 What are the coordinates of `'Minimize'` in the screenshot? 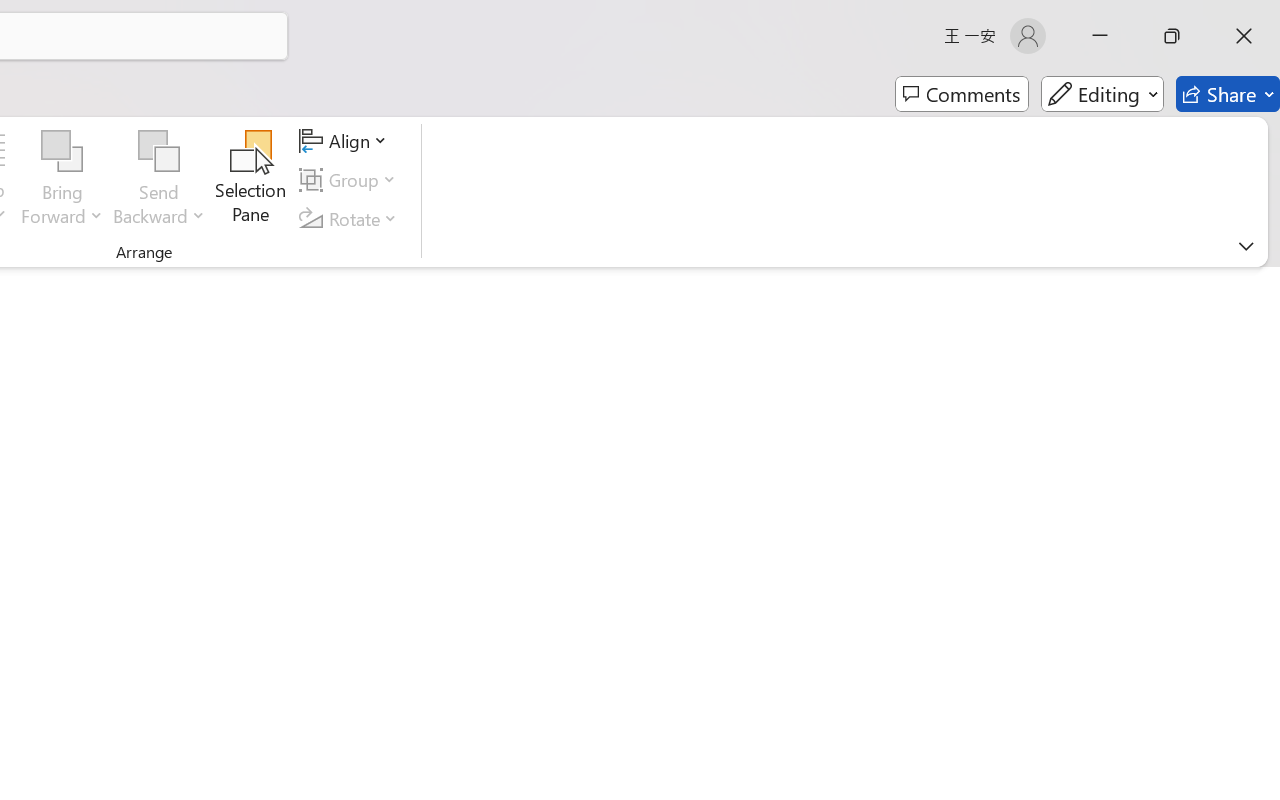 It's located at (1099, 35).